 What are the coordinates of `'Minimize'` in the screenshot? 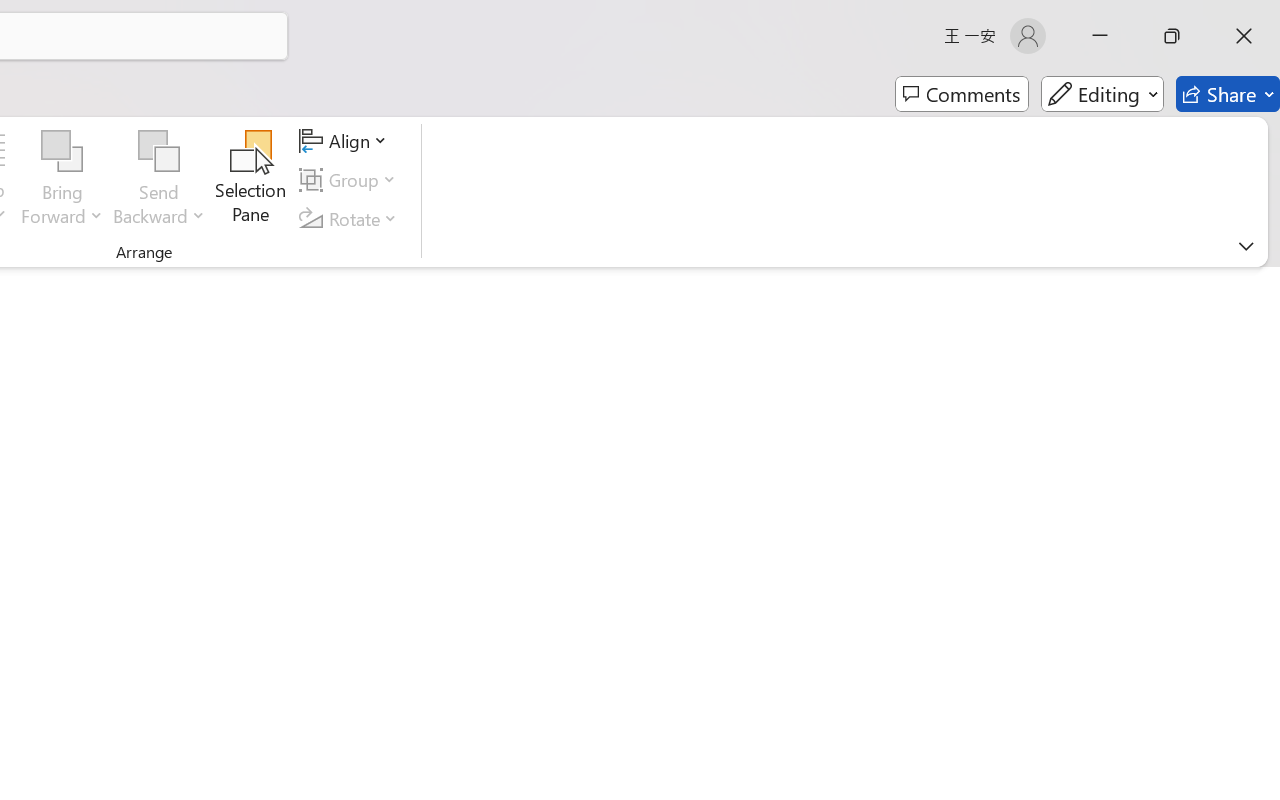 It's located at (1099, 35).